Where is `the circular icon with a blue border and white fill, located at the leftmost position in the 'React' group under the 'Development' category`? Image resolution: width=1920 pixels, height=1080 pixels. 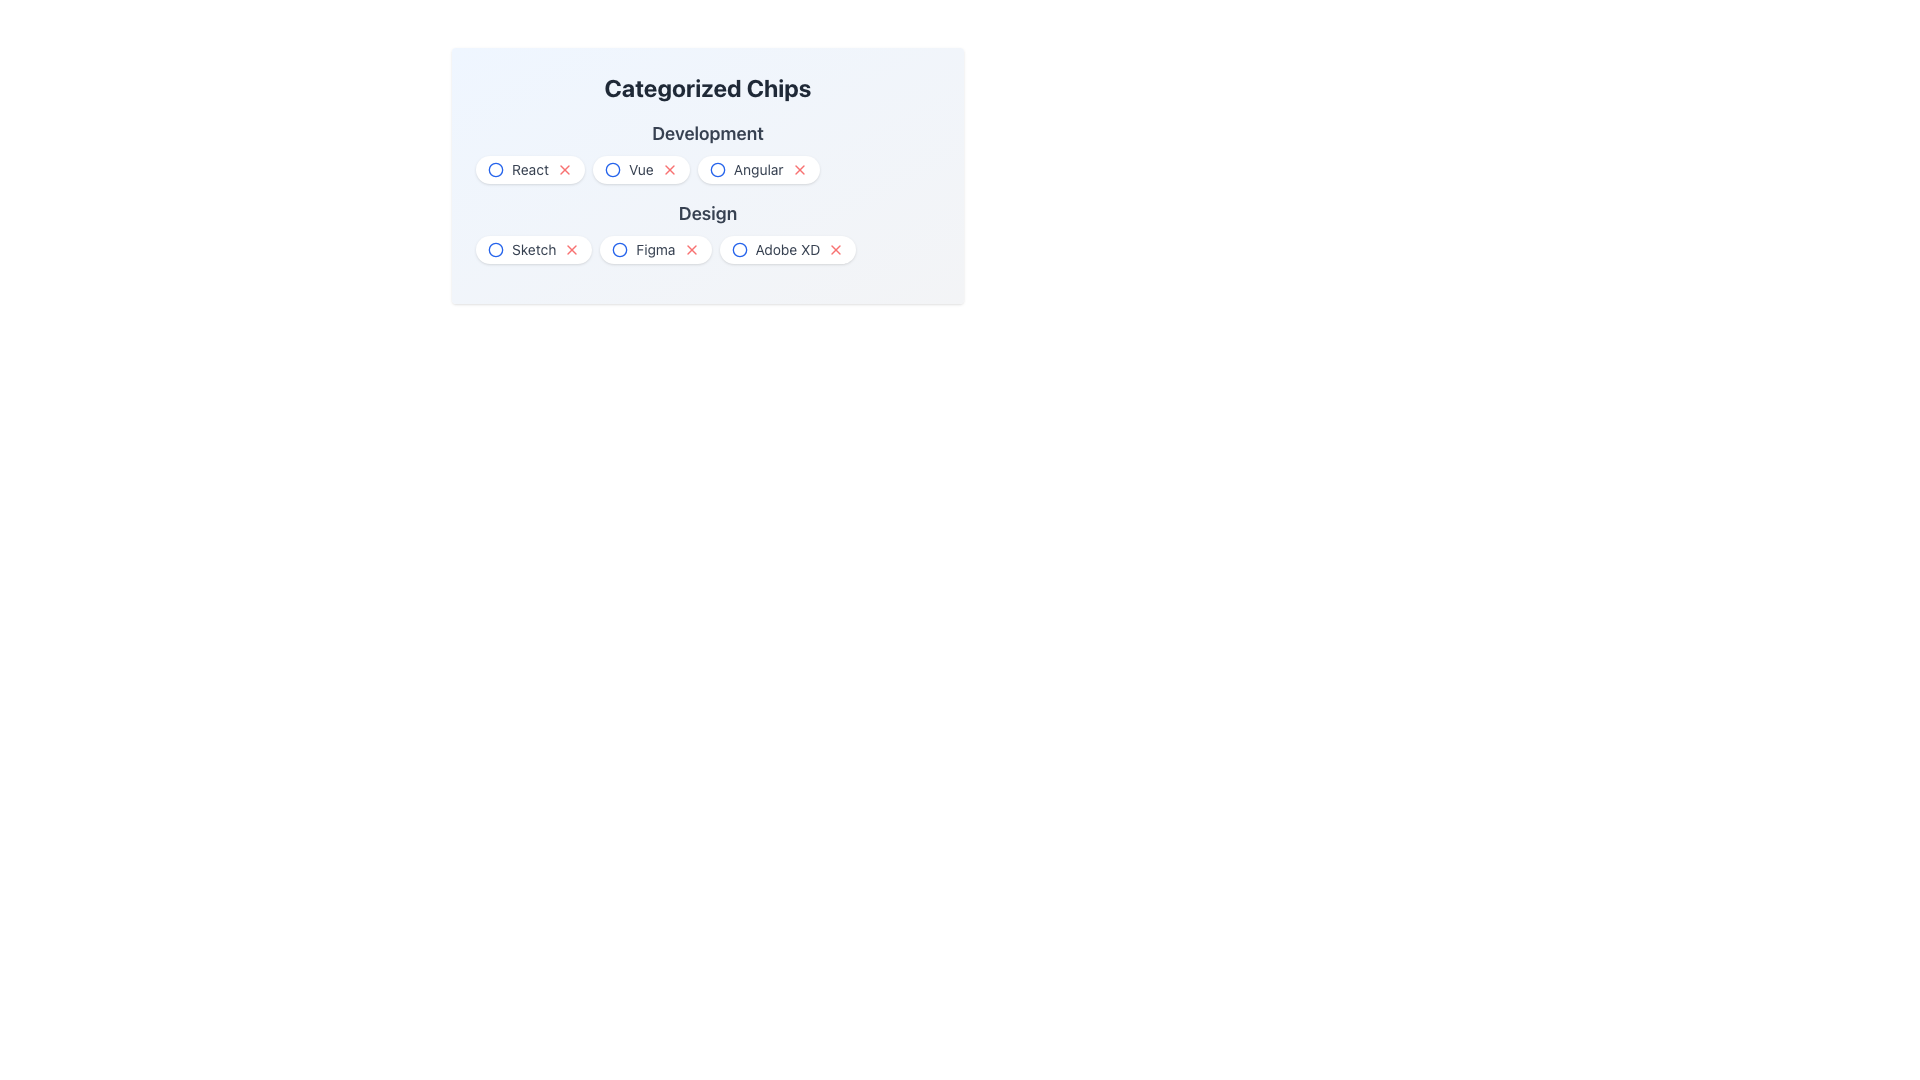
the circular icon with a blue border and white fill, located at the leftmost position in the 'React' group under the 'Development' category is located at coordinates (495, 168).